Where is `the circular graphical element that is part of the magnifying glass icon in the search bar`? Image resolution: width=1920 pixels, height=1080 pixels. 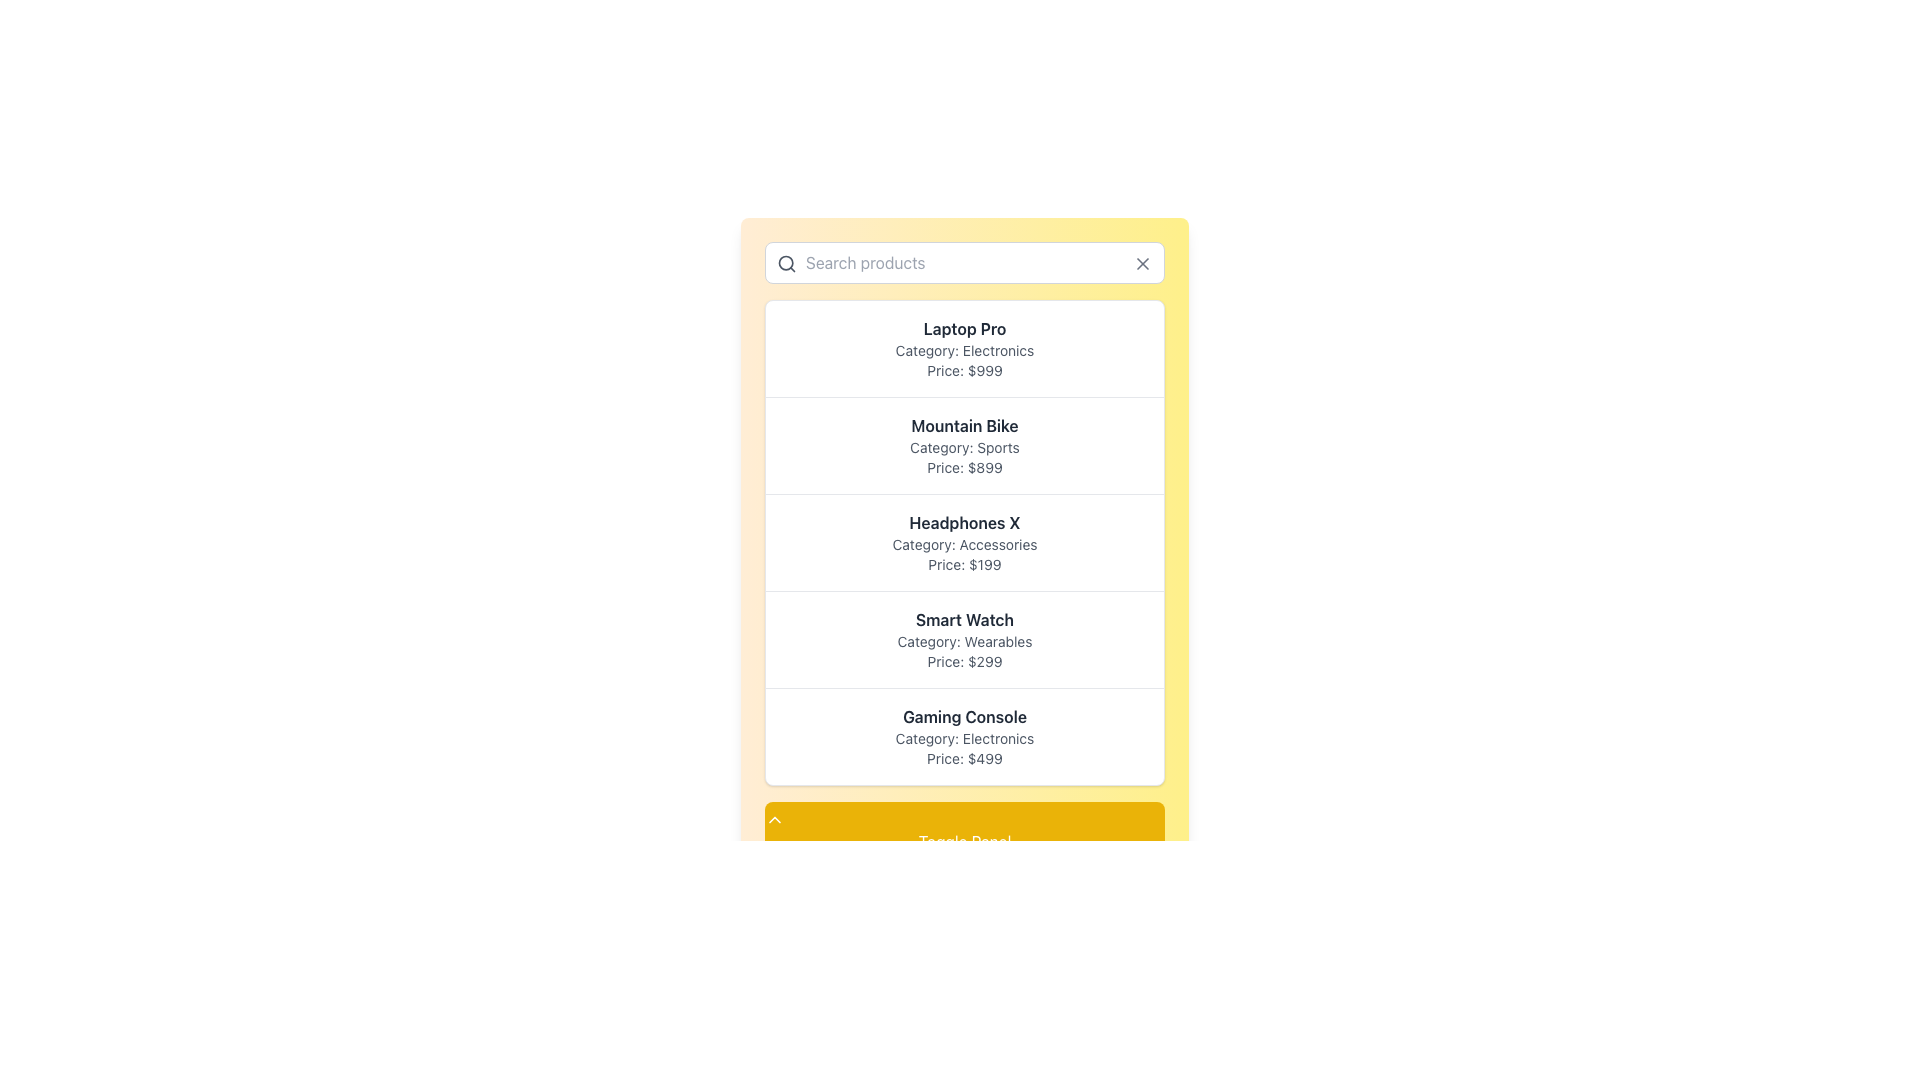 the circular graphical element that is part of the magnifying glass icon in the search bar is located at coordinates (785, 262).